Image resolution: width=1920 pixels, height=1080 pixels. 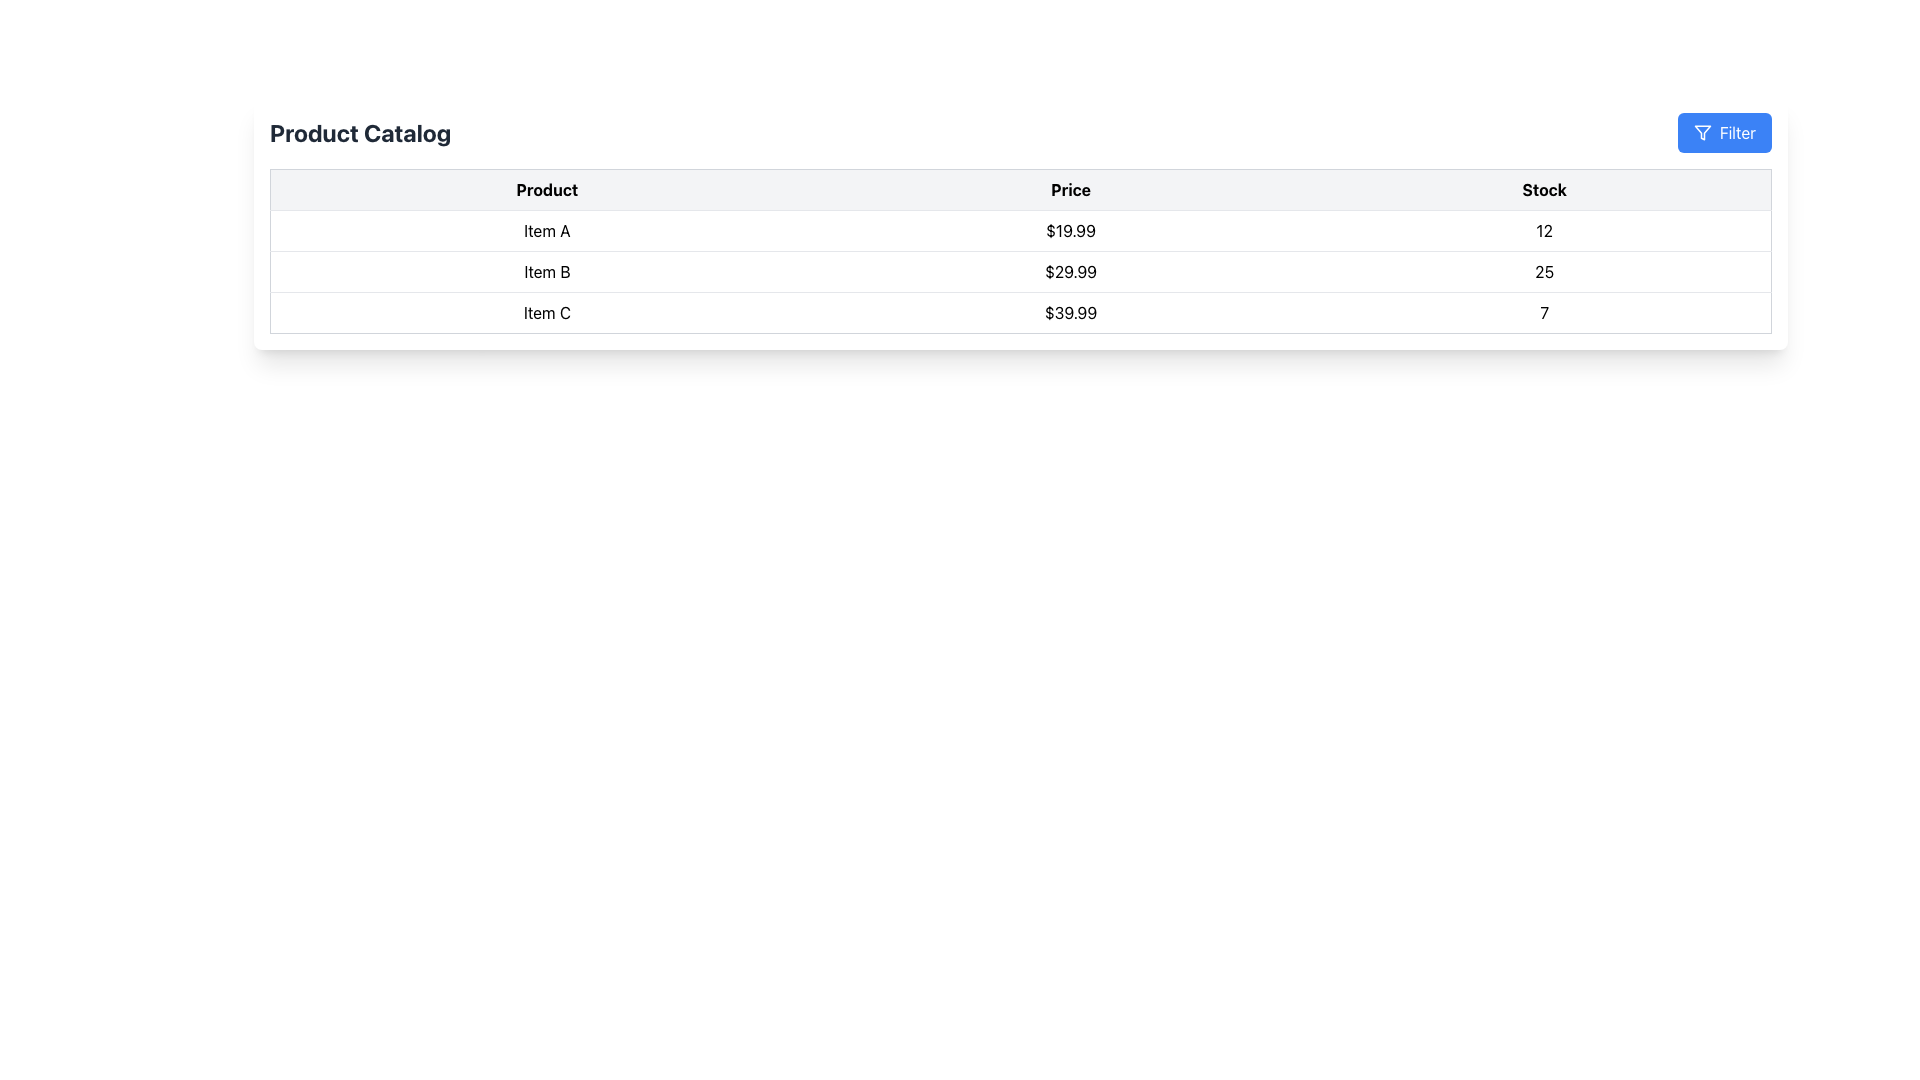 What do you see at coordinates (1021, 272) in the screenshot?
I see `the second row in the product listing table, which displays product information such as name, price, and stock, positioned between 'Item A' and 'Item C'` at bounding box center [1021, 272].